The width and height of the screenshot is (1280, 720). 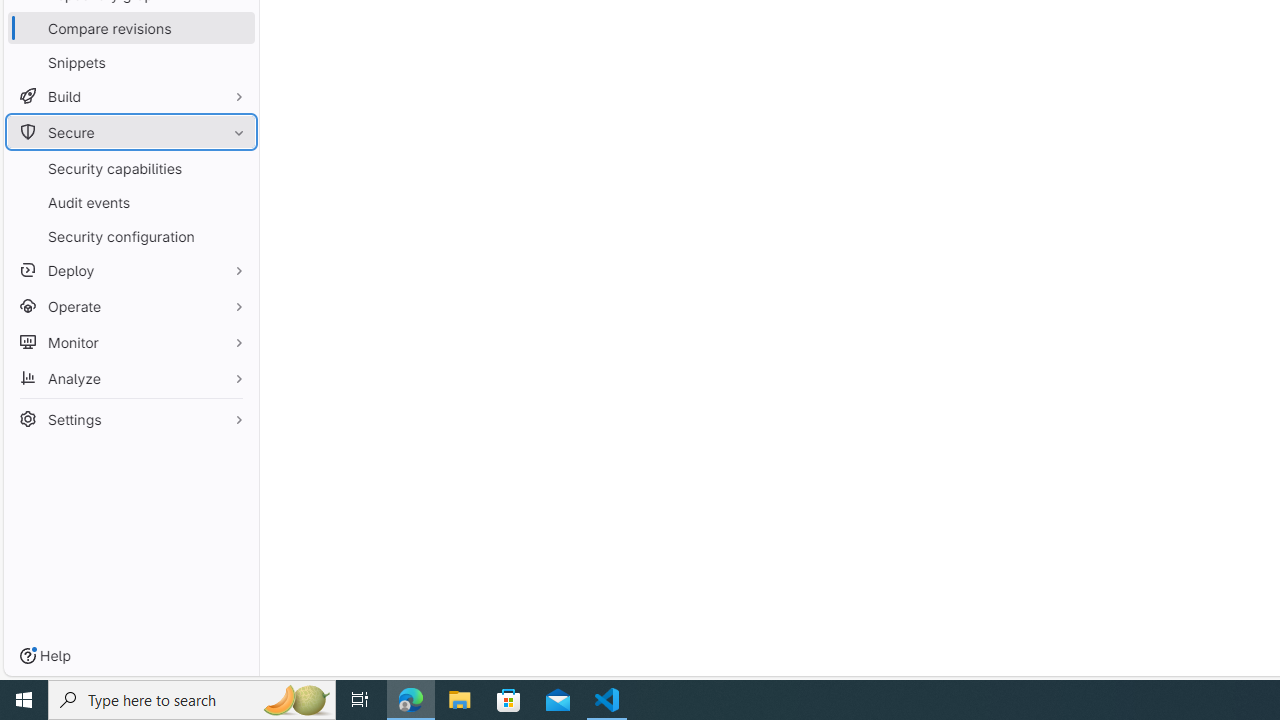 I want to click on 'Pin Snippets', so click(x=234, y=61).